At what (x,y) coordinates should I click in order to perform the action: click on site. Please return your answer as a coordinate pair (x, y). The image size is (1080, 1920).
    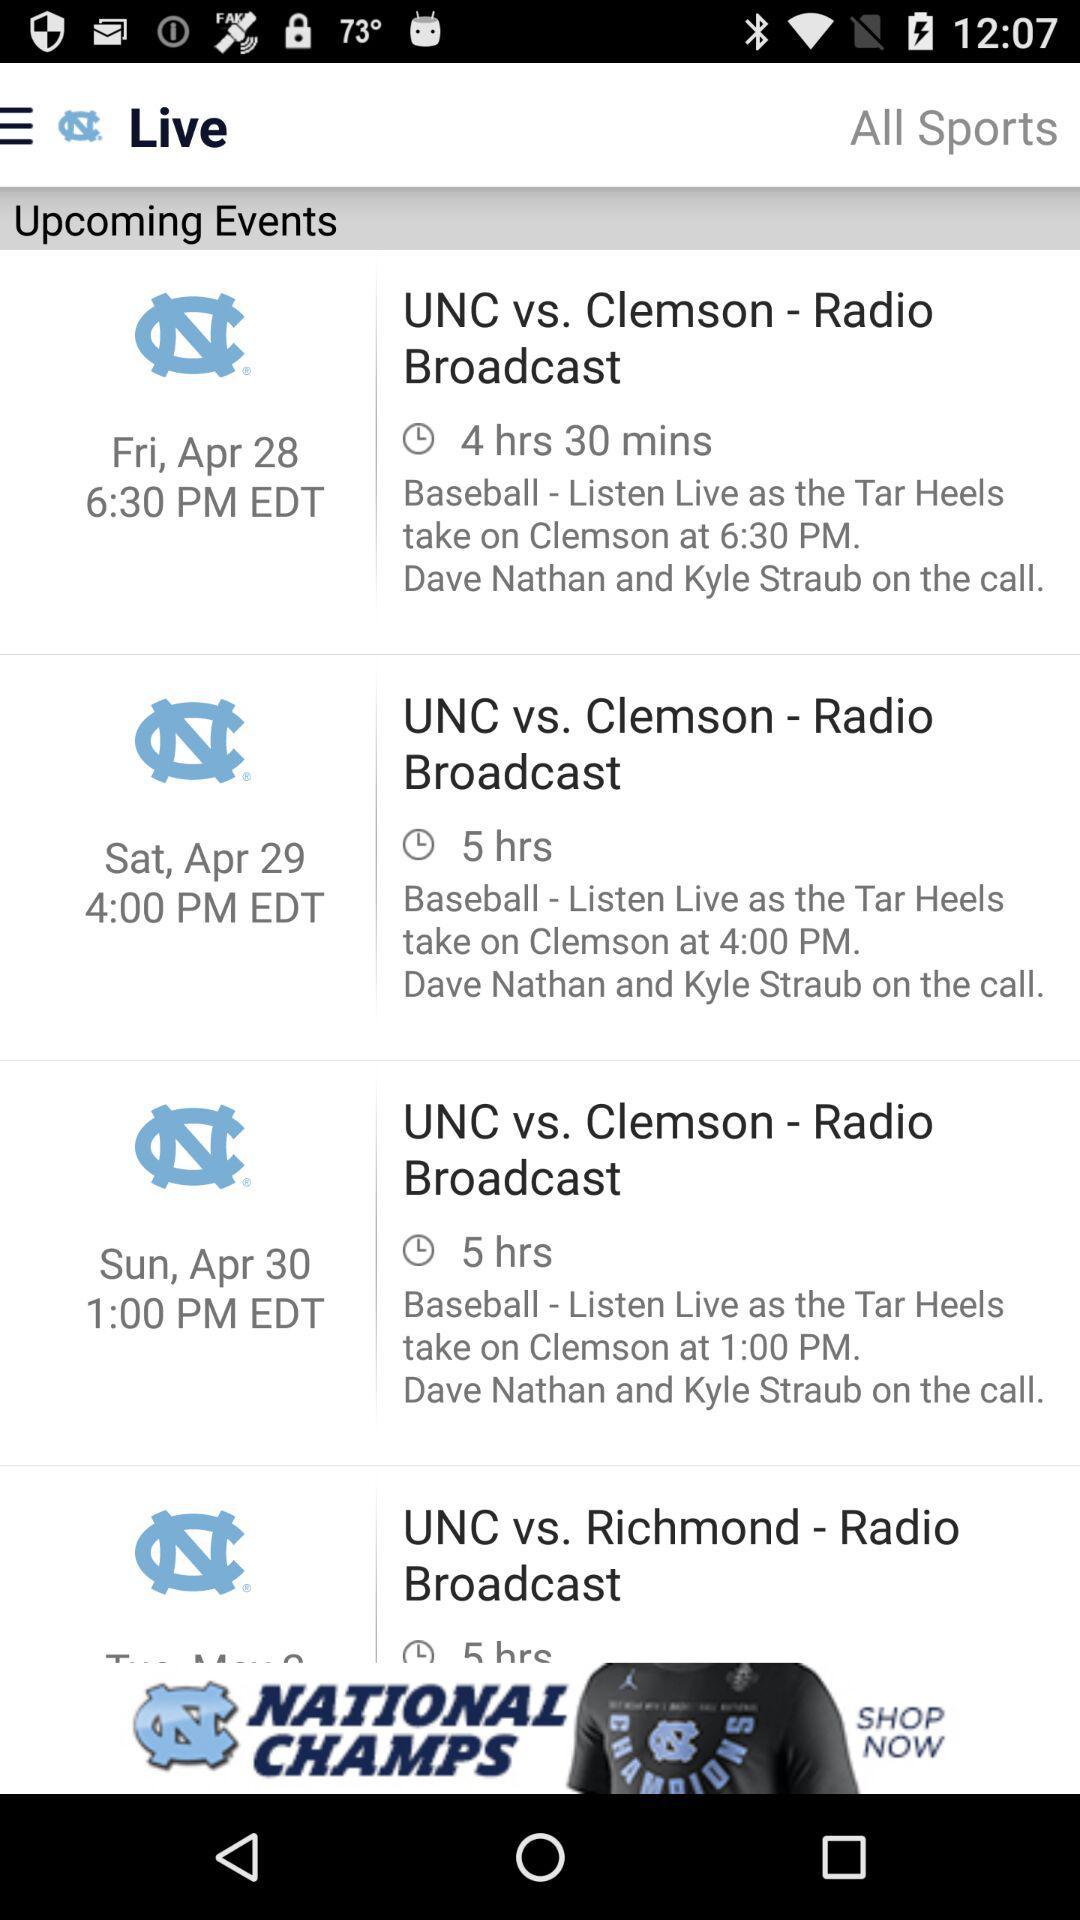
    Looking at the image, I should click on (540, 1727).